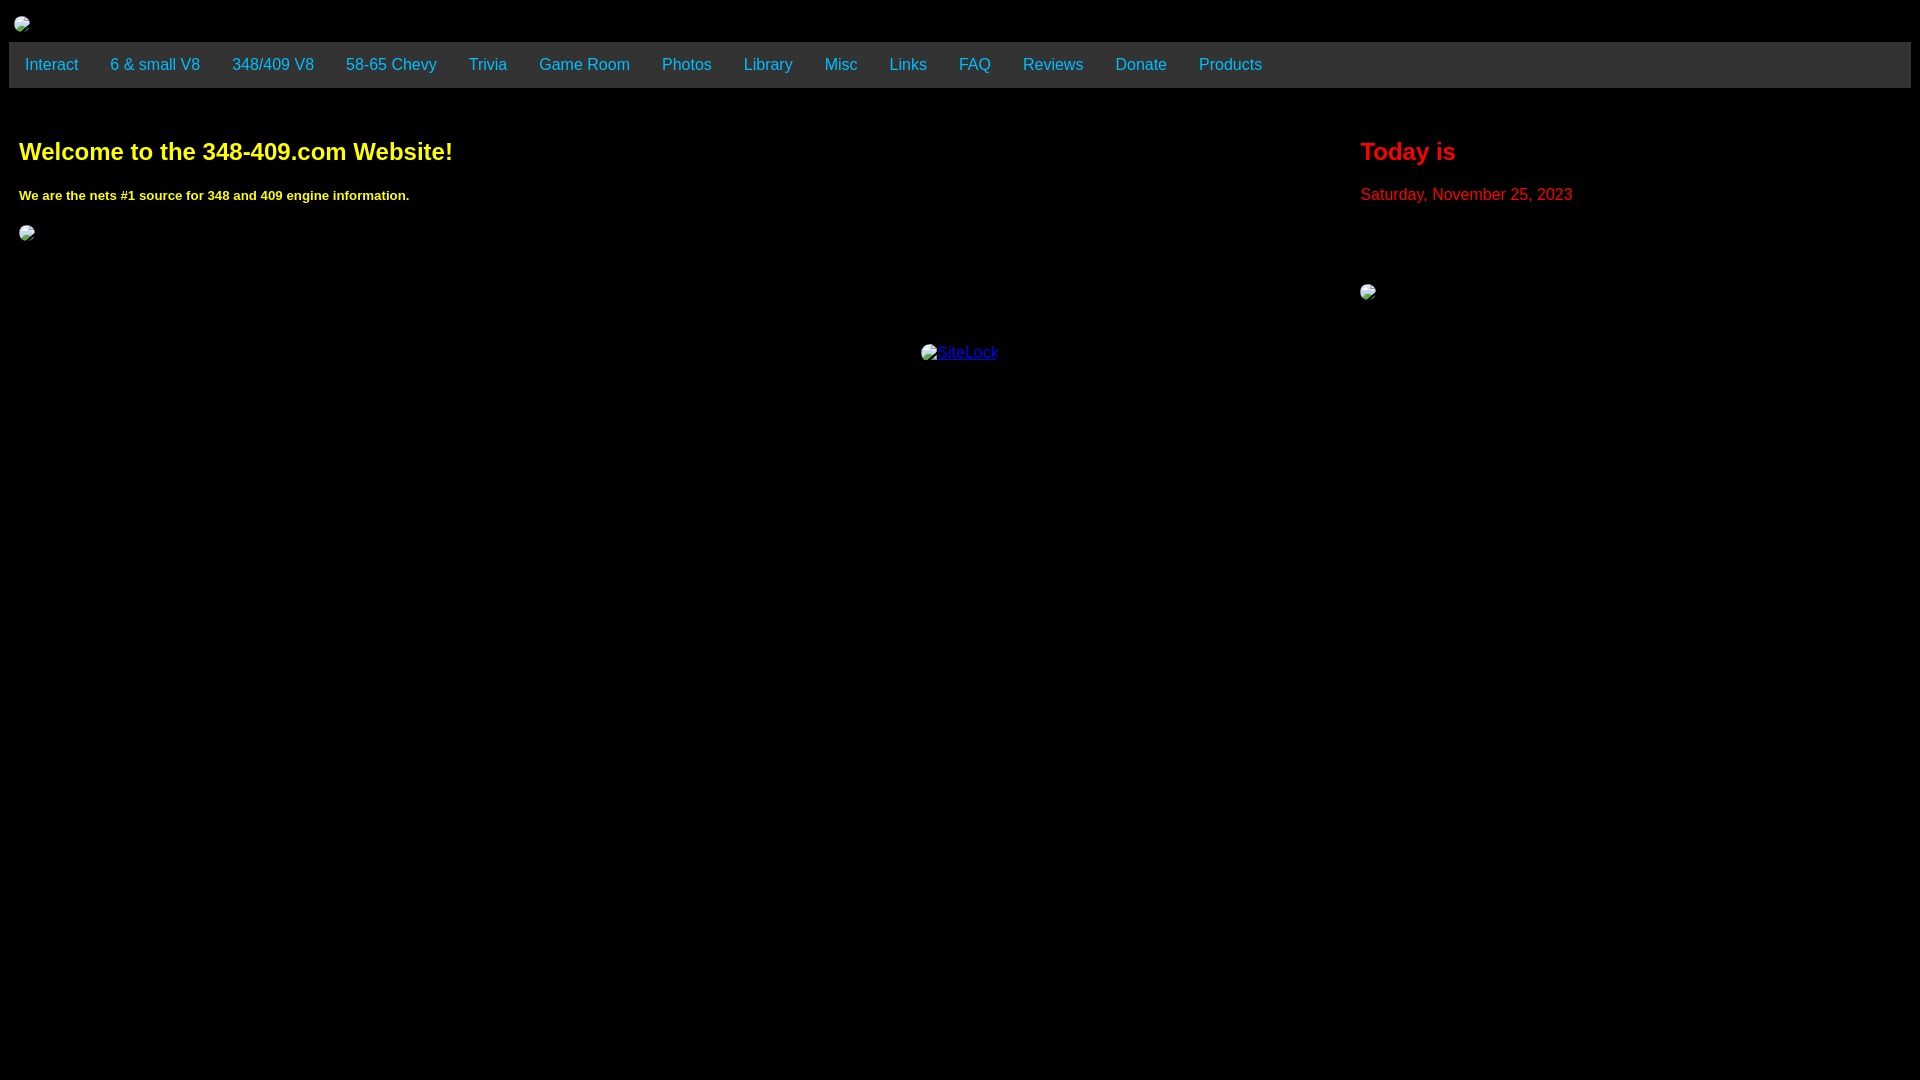 This screenshot has width=1920, height=1080. What do you see at coordinates (1229, 64) in the screenshot?
I see `'Products'` at bounding box center [1229, 64].